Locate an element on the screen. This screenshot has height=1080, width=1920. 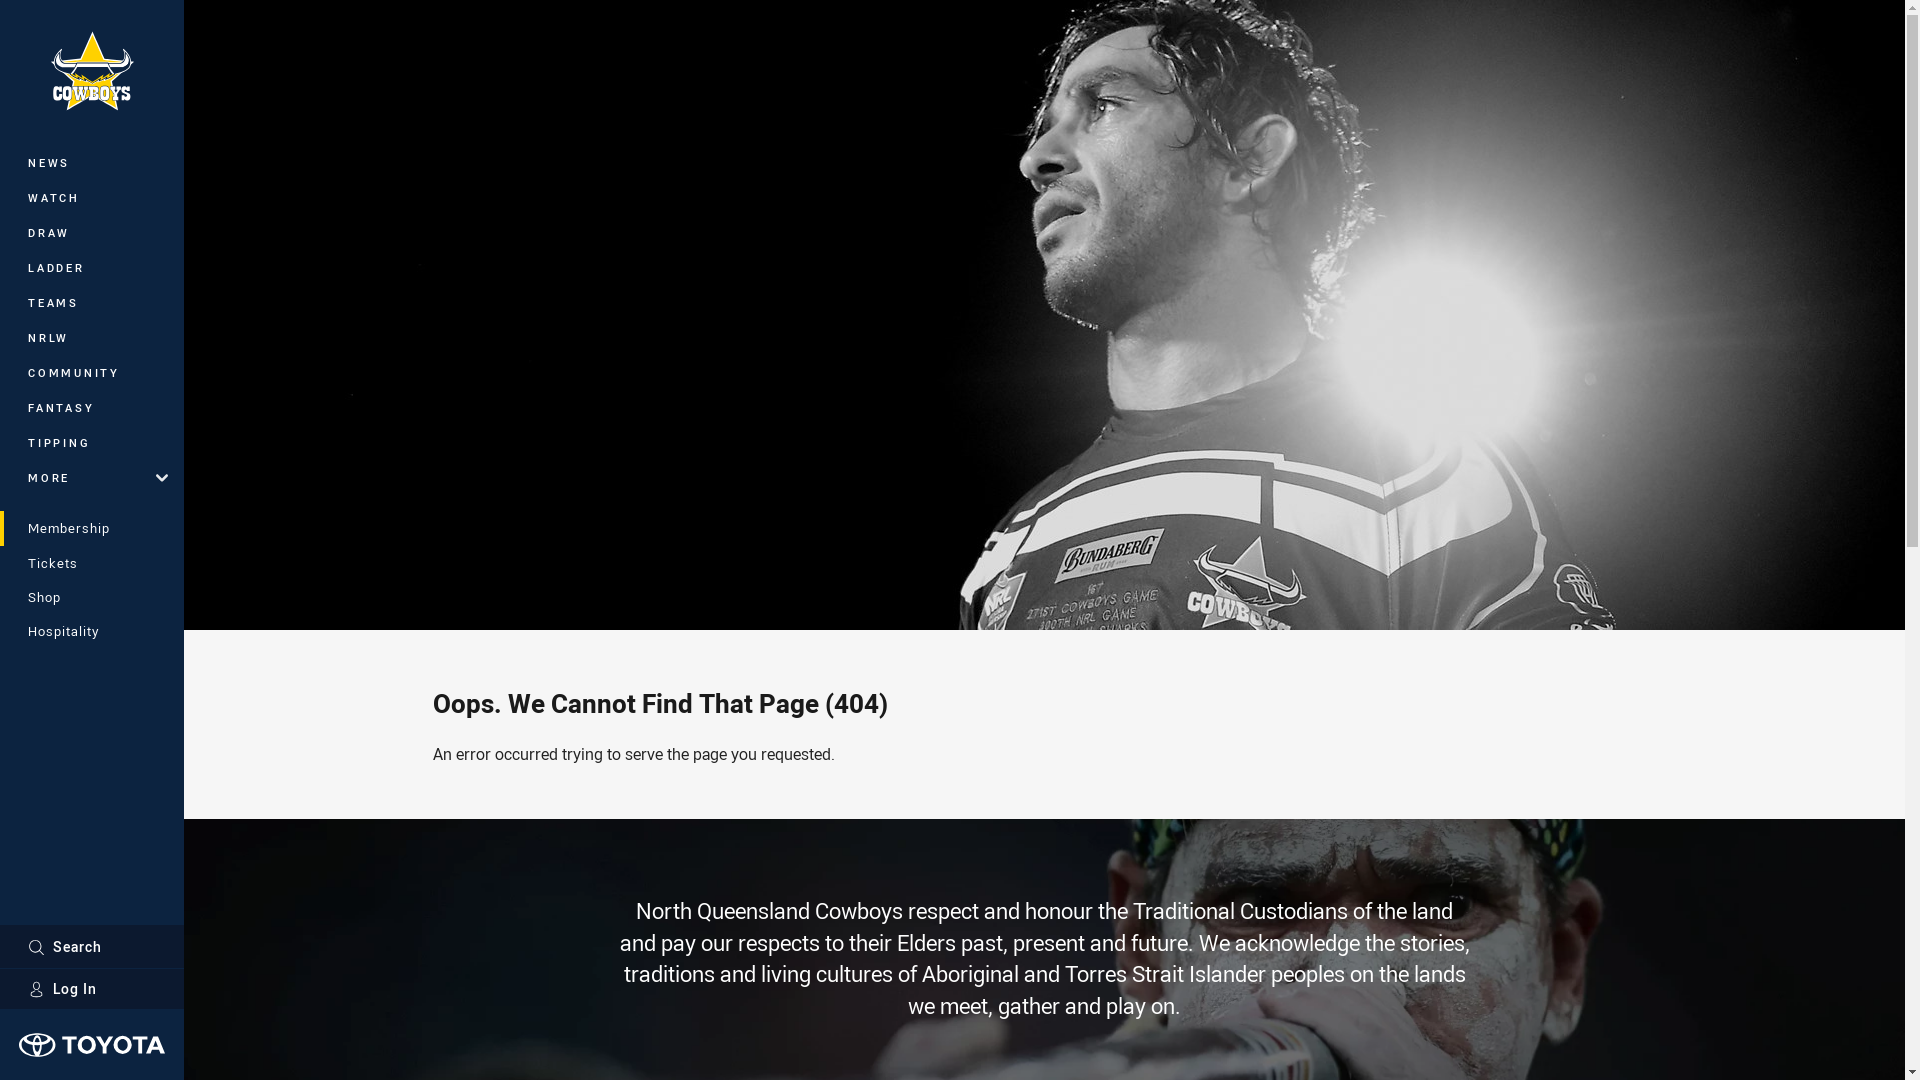
'NEWS' is located at coordinates (90, 161).